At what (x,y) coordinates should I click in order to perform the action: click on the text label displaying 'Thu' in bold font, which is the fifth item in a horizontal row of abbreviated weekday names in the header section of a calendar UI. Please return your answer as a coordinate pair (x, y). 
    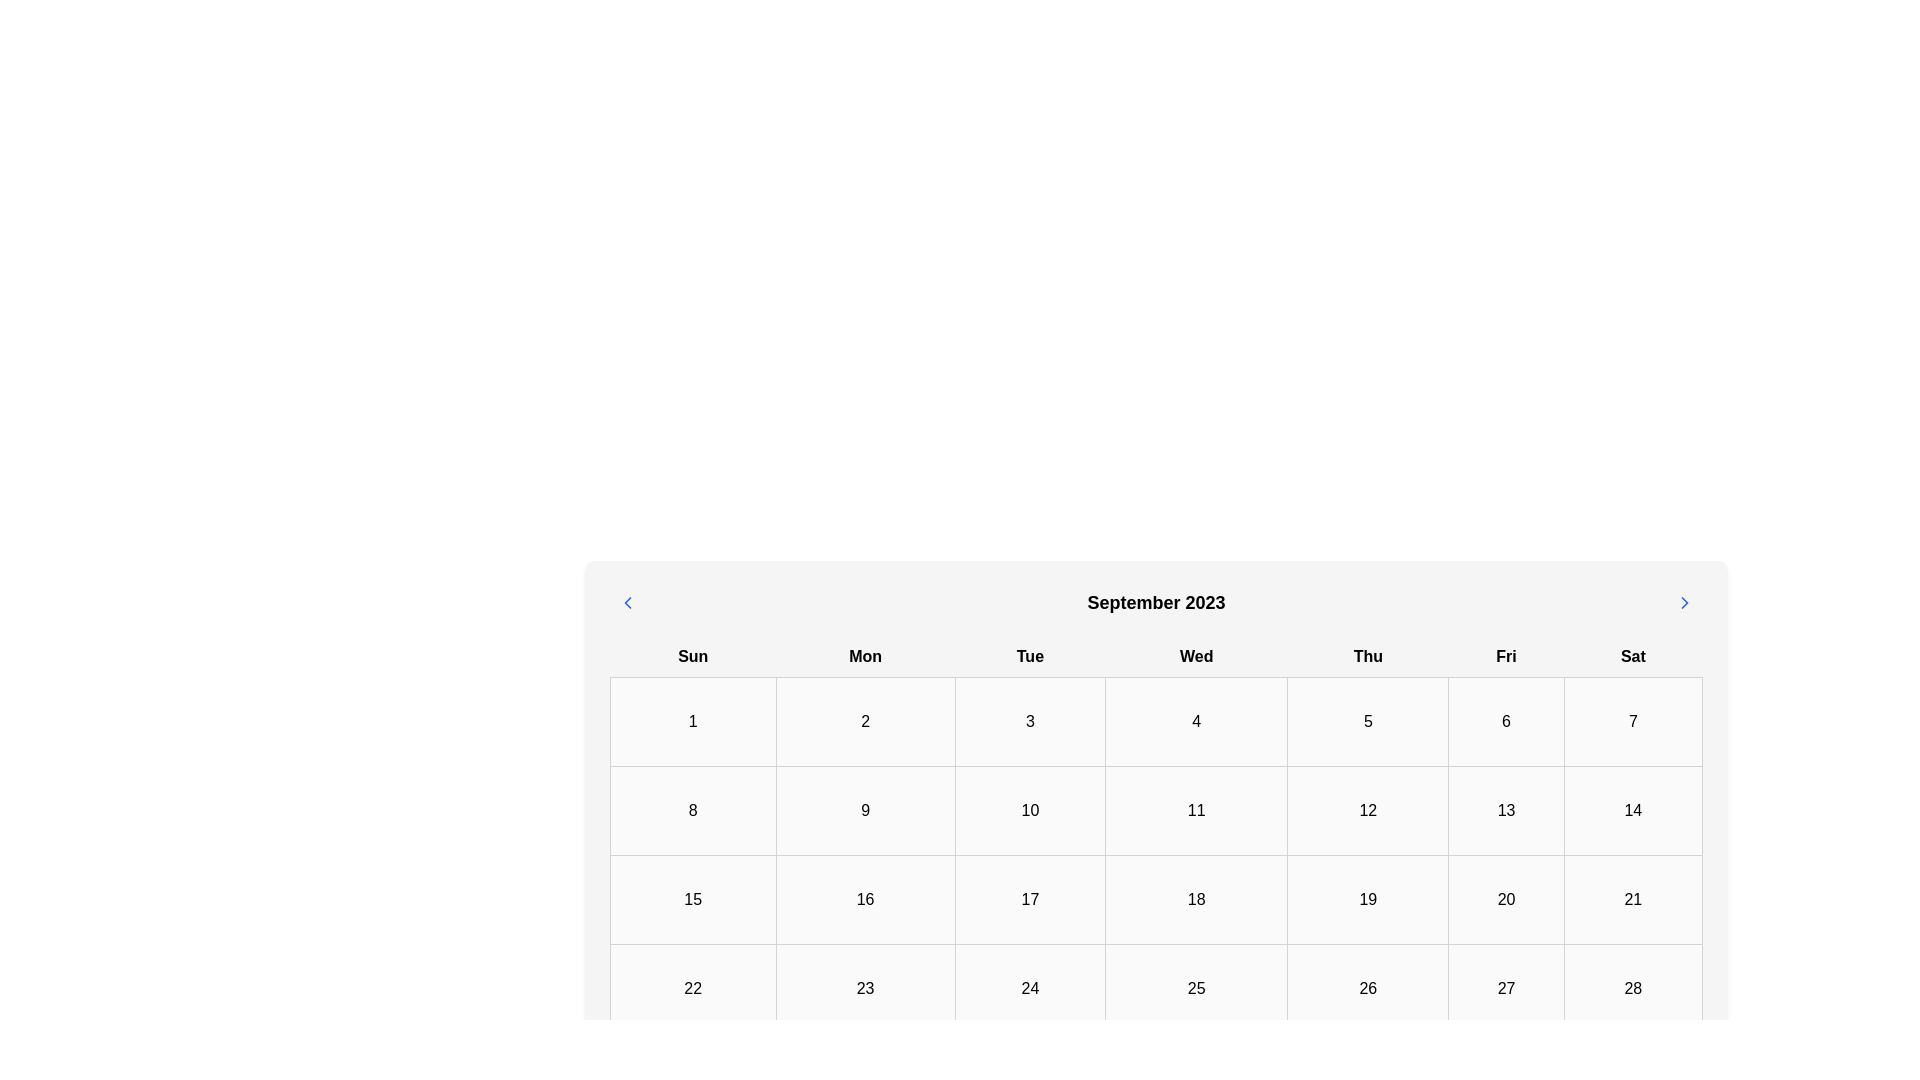
    Looking at the image, I should click on (1367, 657).